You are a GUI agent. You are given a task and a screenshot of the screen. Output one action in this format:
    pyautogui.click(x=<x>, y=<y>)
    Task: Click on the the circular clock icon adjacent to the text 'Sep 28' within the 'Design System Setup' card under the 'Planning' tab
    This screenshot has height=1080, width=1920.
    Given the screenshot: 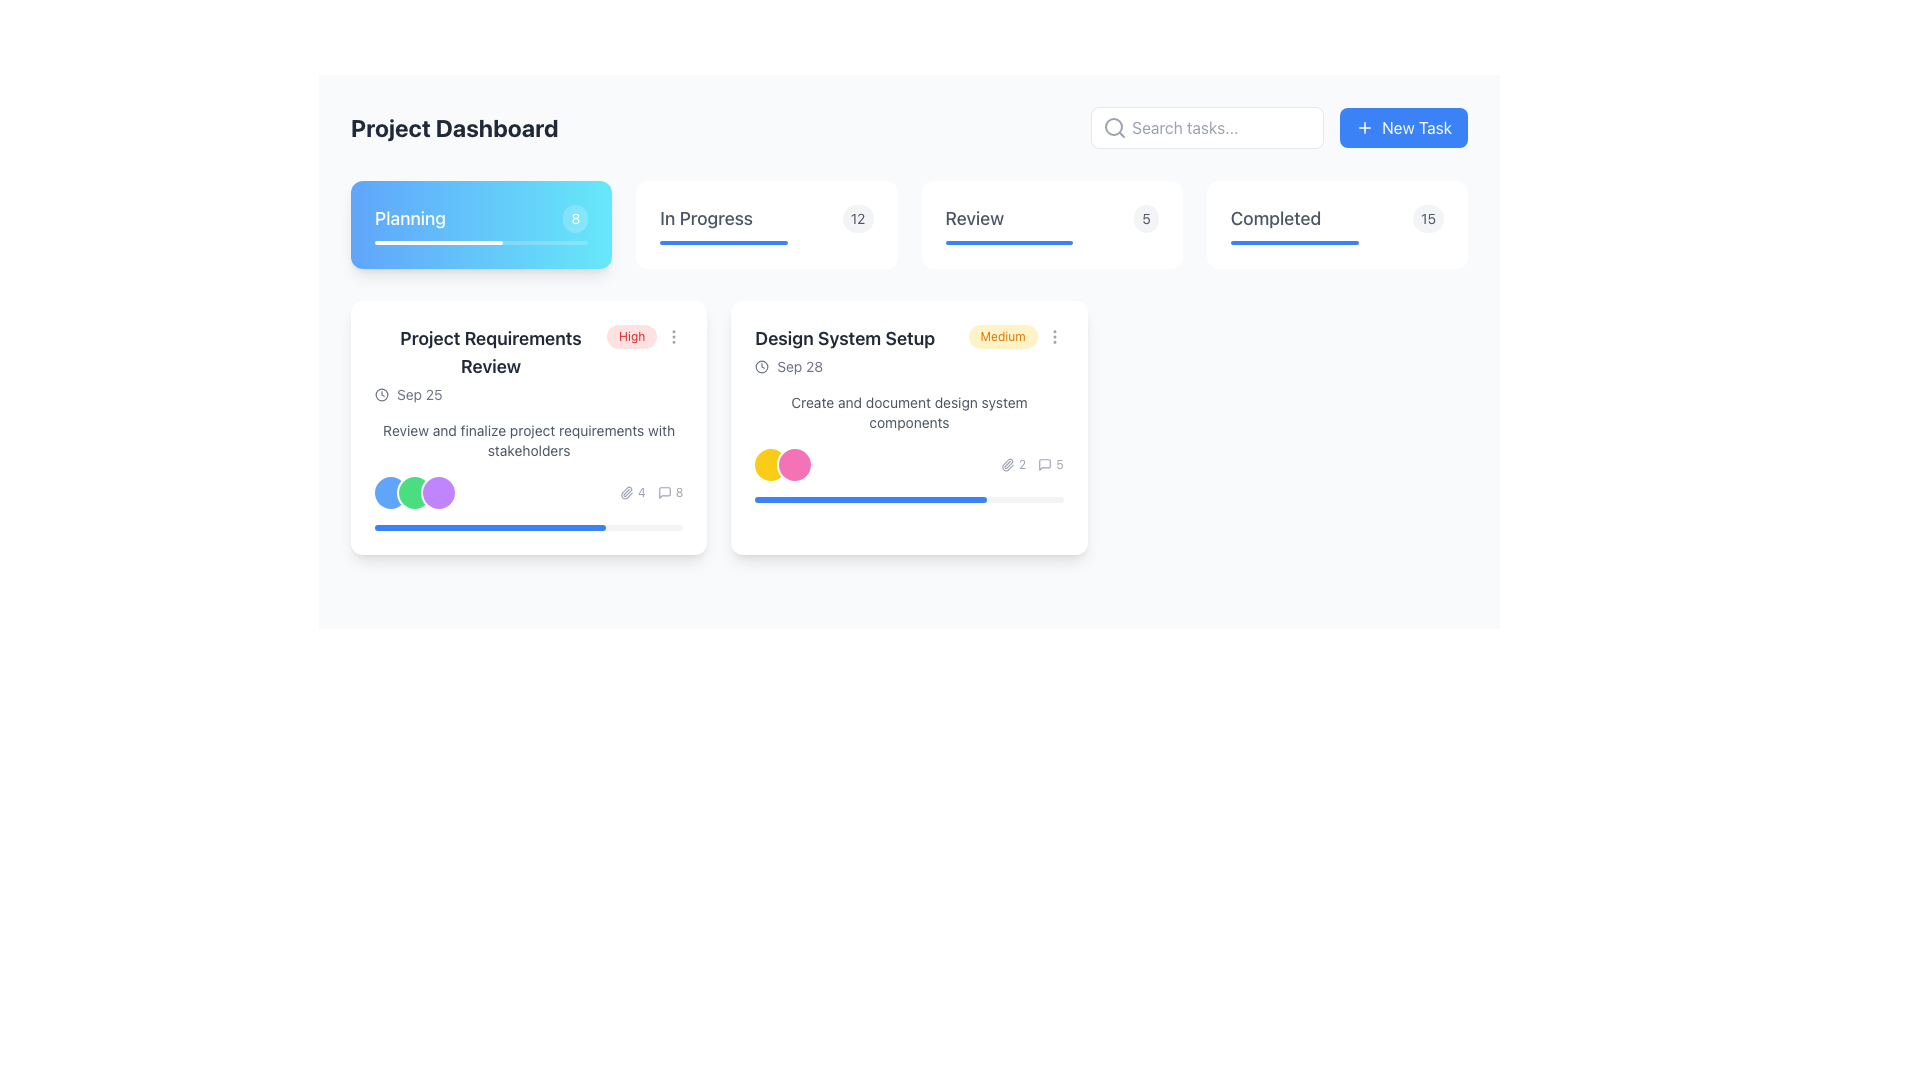 What is the action you would take?
    pyautogui.click(x=761, y=366)
    